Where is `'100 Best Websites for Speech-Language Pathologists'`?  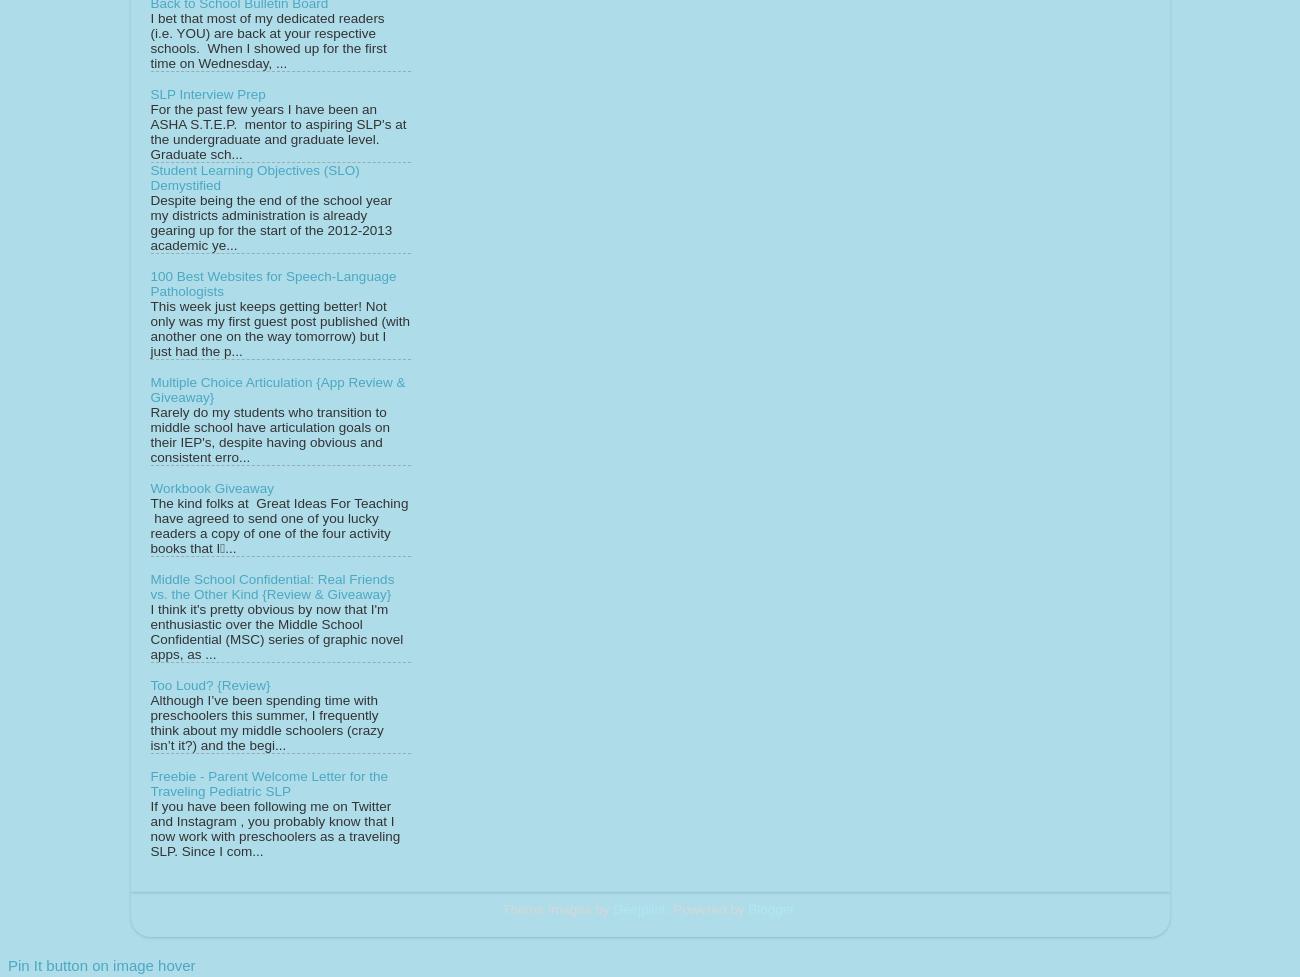 '100 Best Websites for Speech-Language Pathologists' is located at coordinates (273, 282).